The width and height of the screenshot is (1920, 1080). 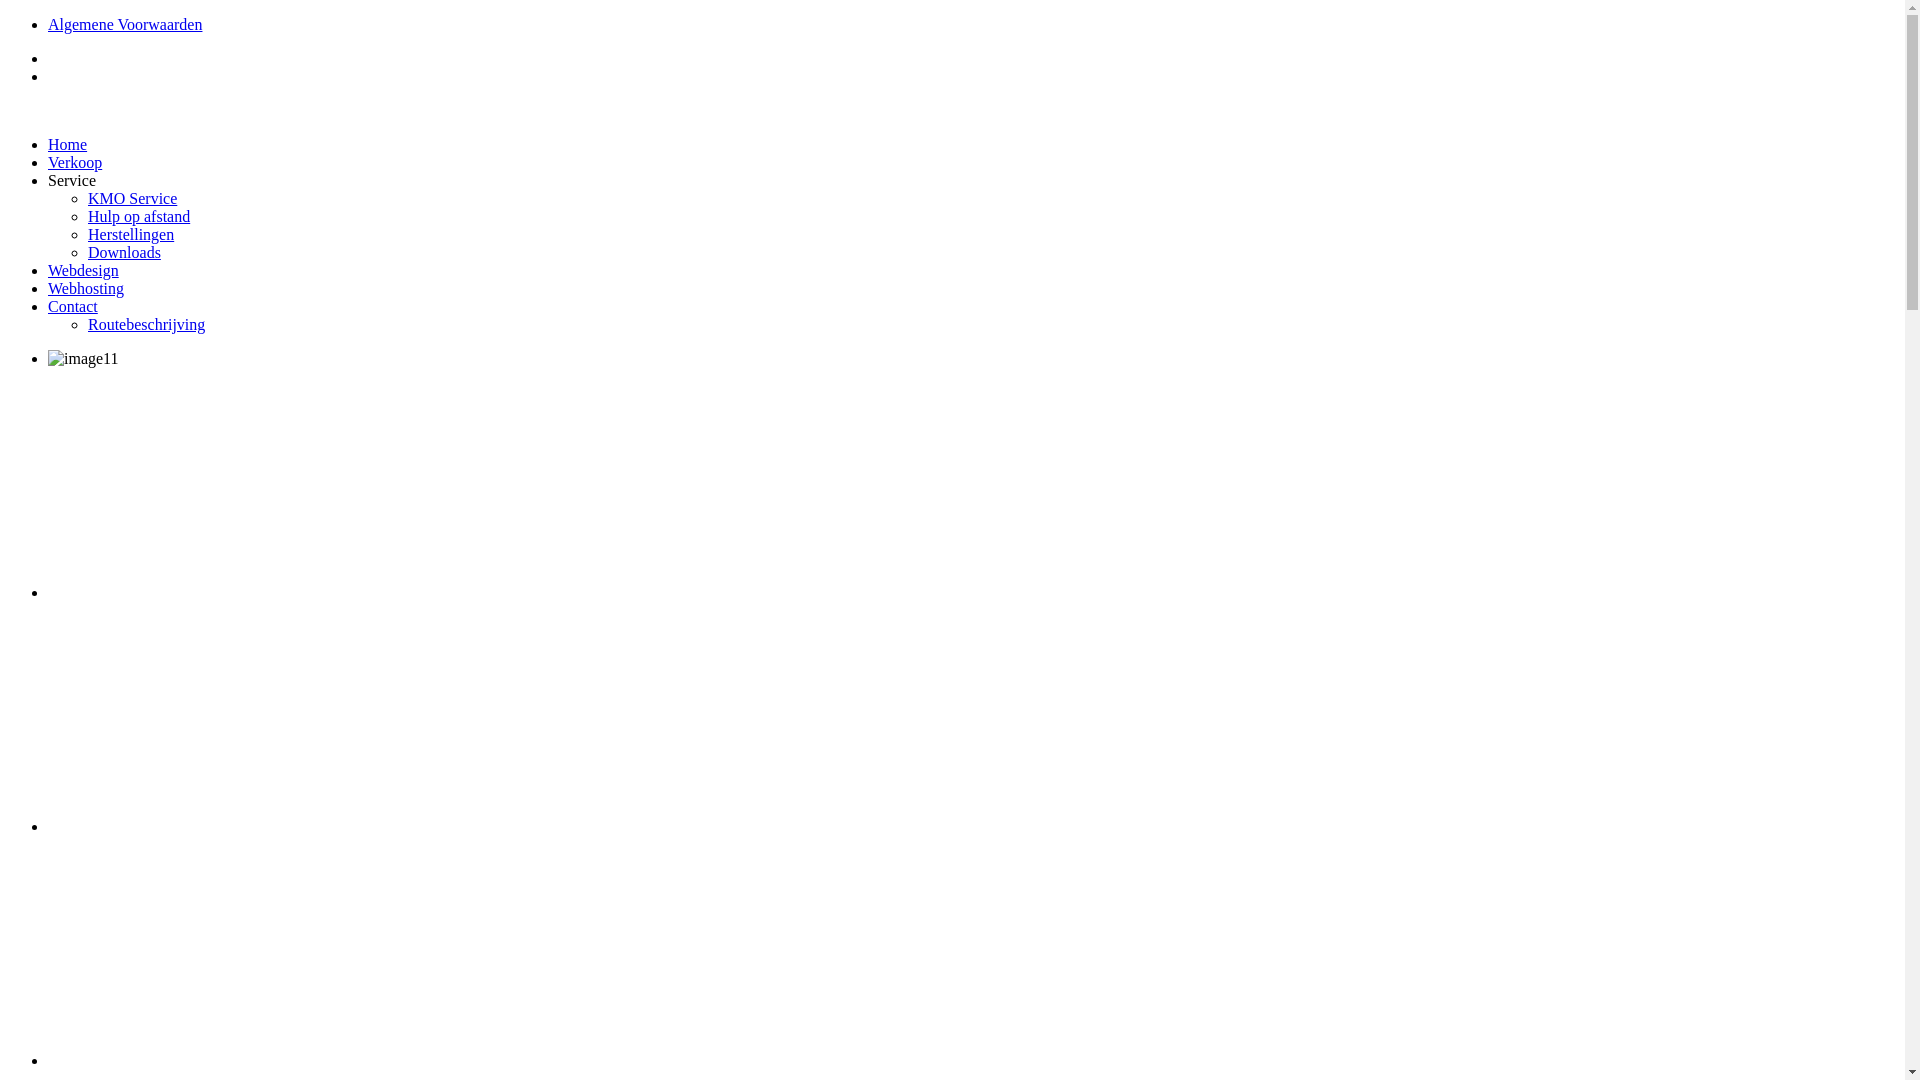 What do you see at coordinates (145, 323) in the screenshot?
I see `'Routebeschrijving'` at bounding box center [145, 323].